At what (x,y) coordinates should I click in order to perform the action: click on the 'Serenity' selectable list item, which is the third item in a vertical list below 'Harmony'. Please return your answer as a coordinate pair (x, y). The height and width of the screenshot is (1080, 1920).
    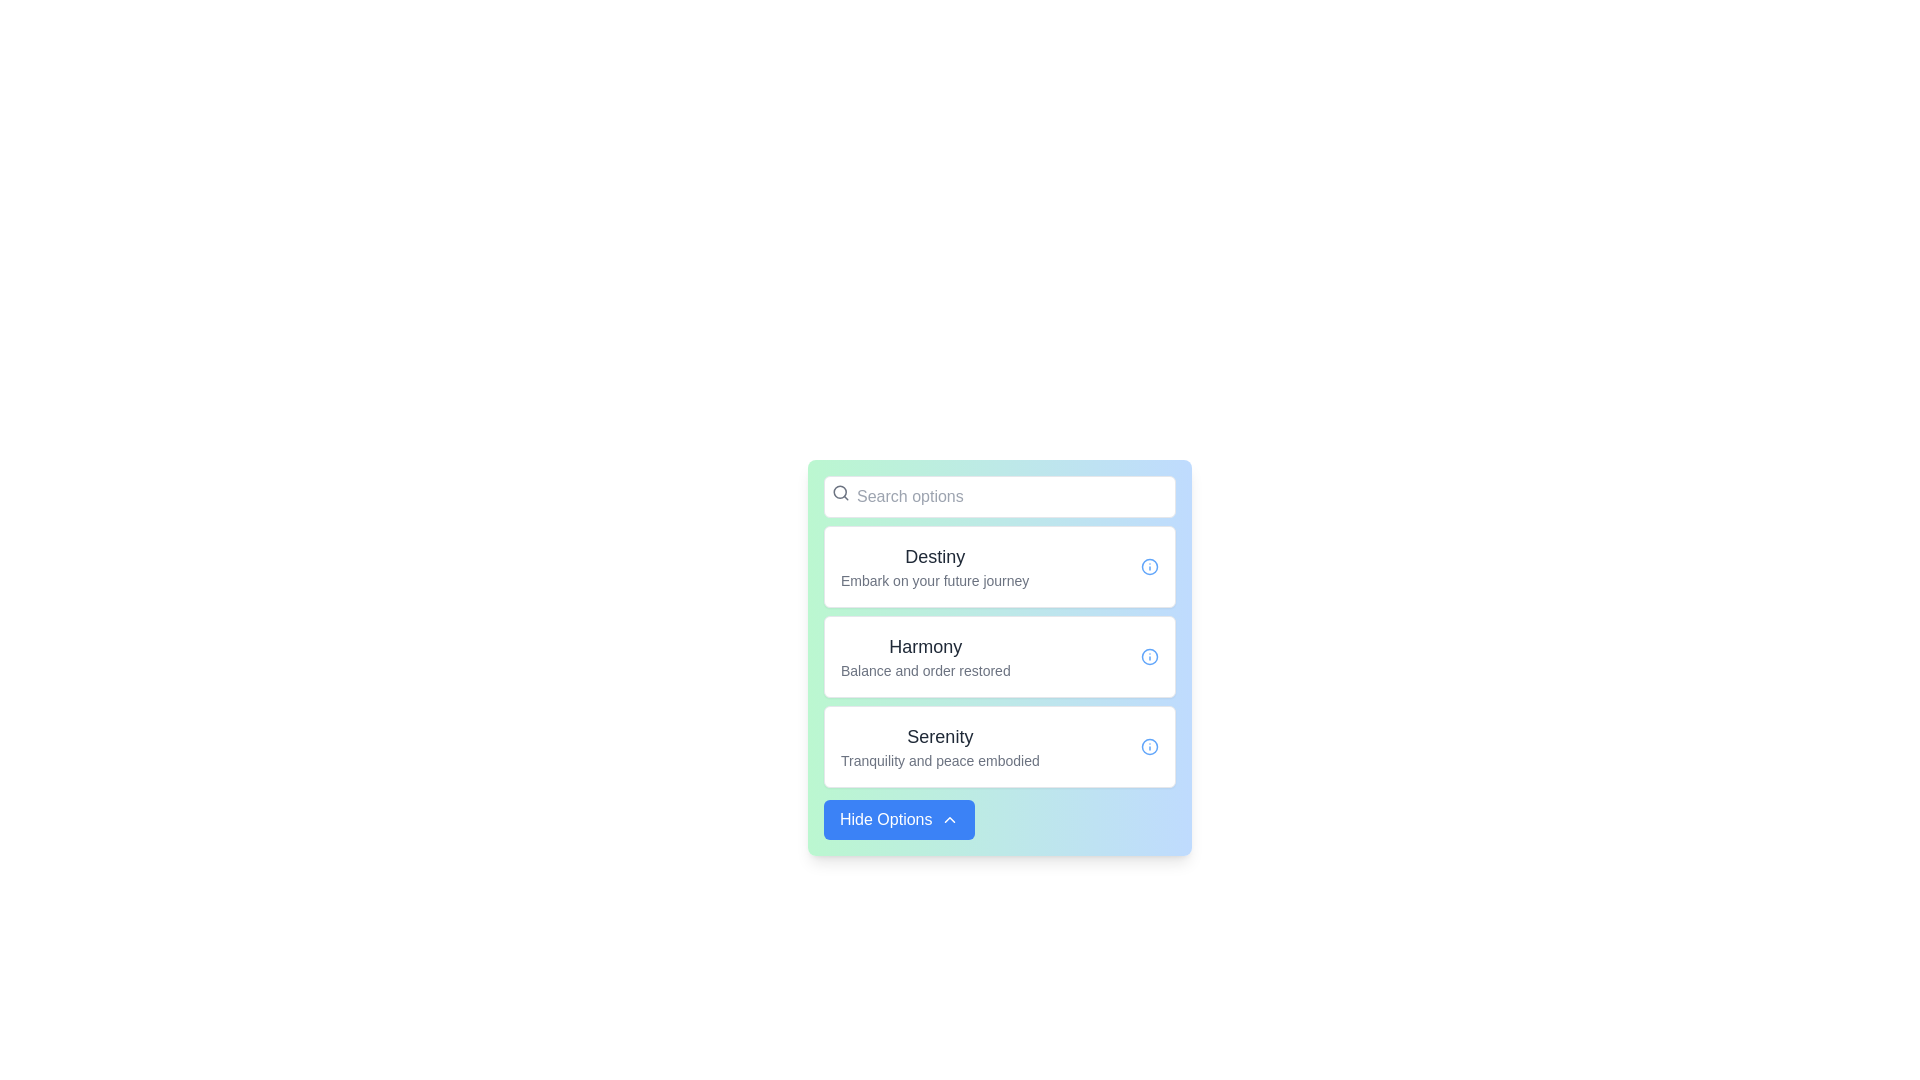
    Looking at the image, I should click on (999, 747).